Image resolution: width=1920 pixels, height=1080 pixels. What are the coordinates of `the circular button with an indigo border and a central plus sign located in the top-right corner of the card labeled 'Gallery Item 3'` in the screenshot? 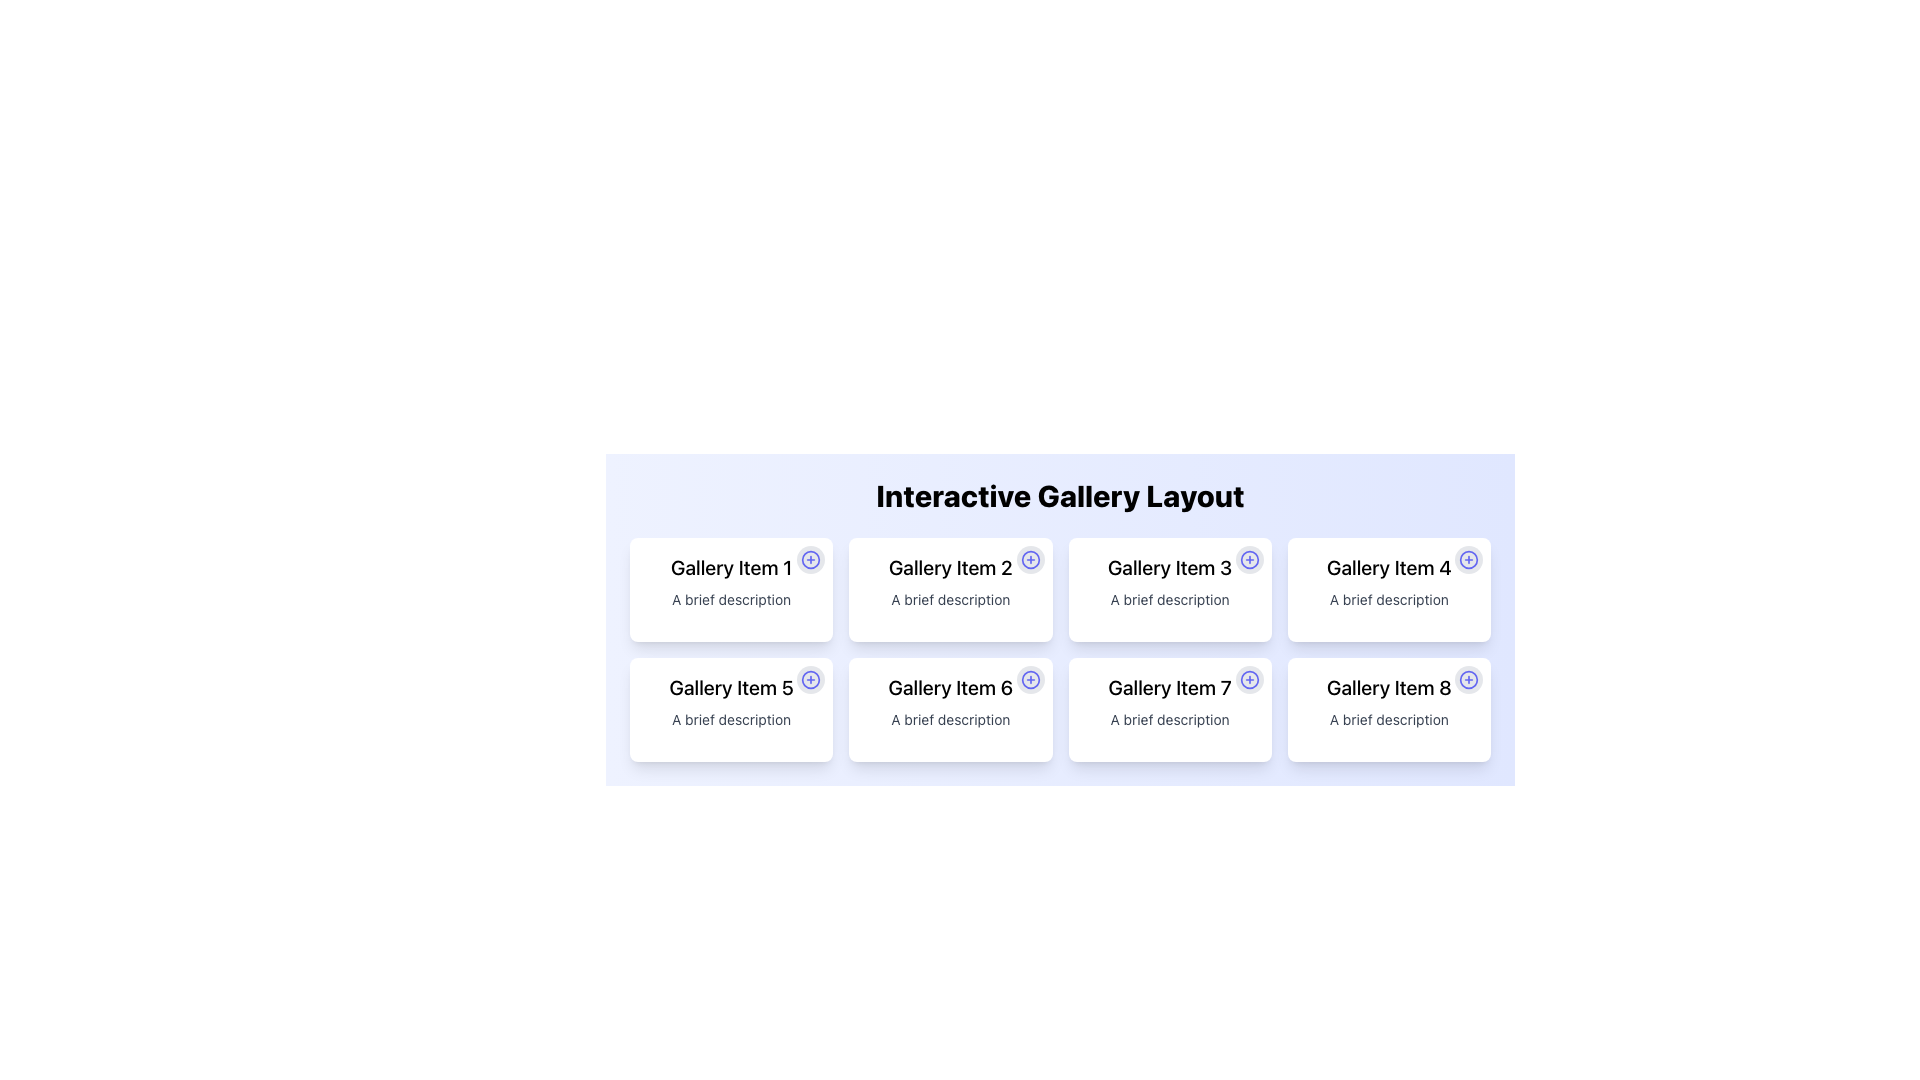 It's located at (1248, 559).